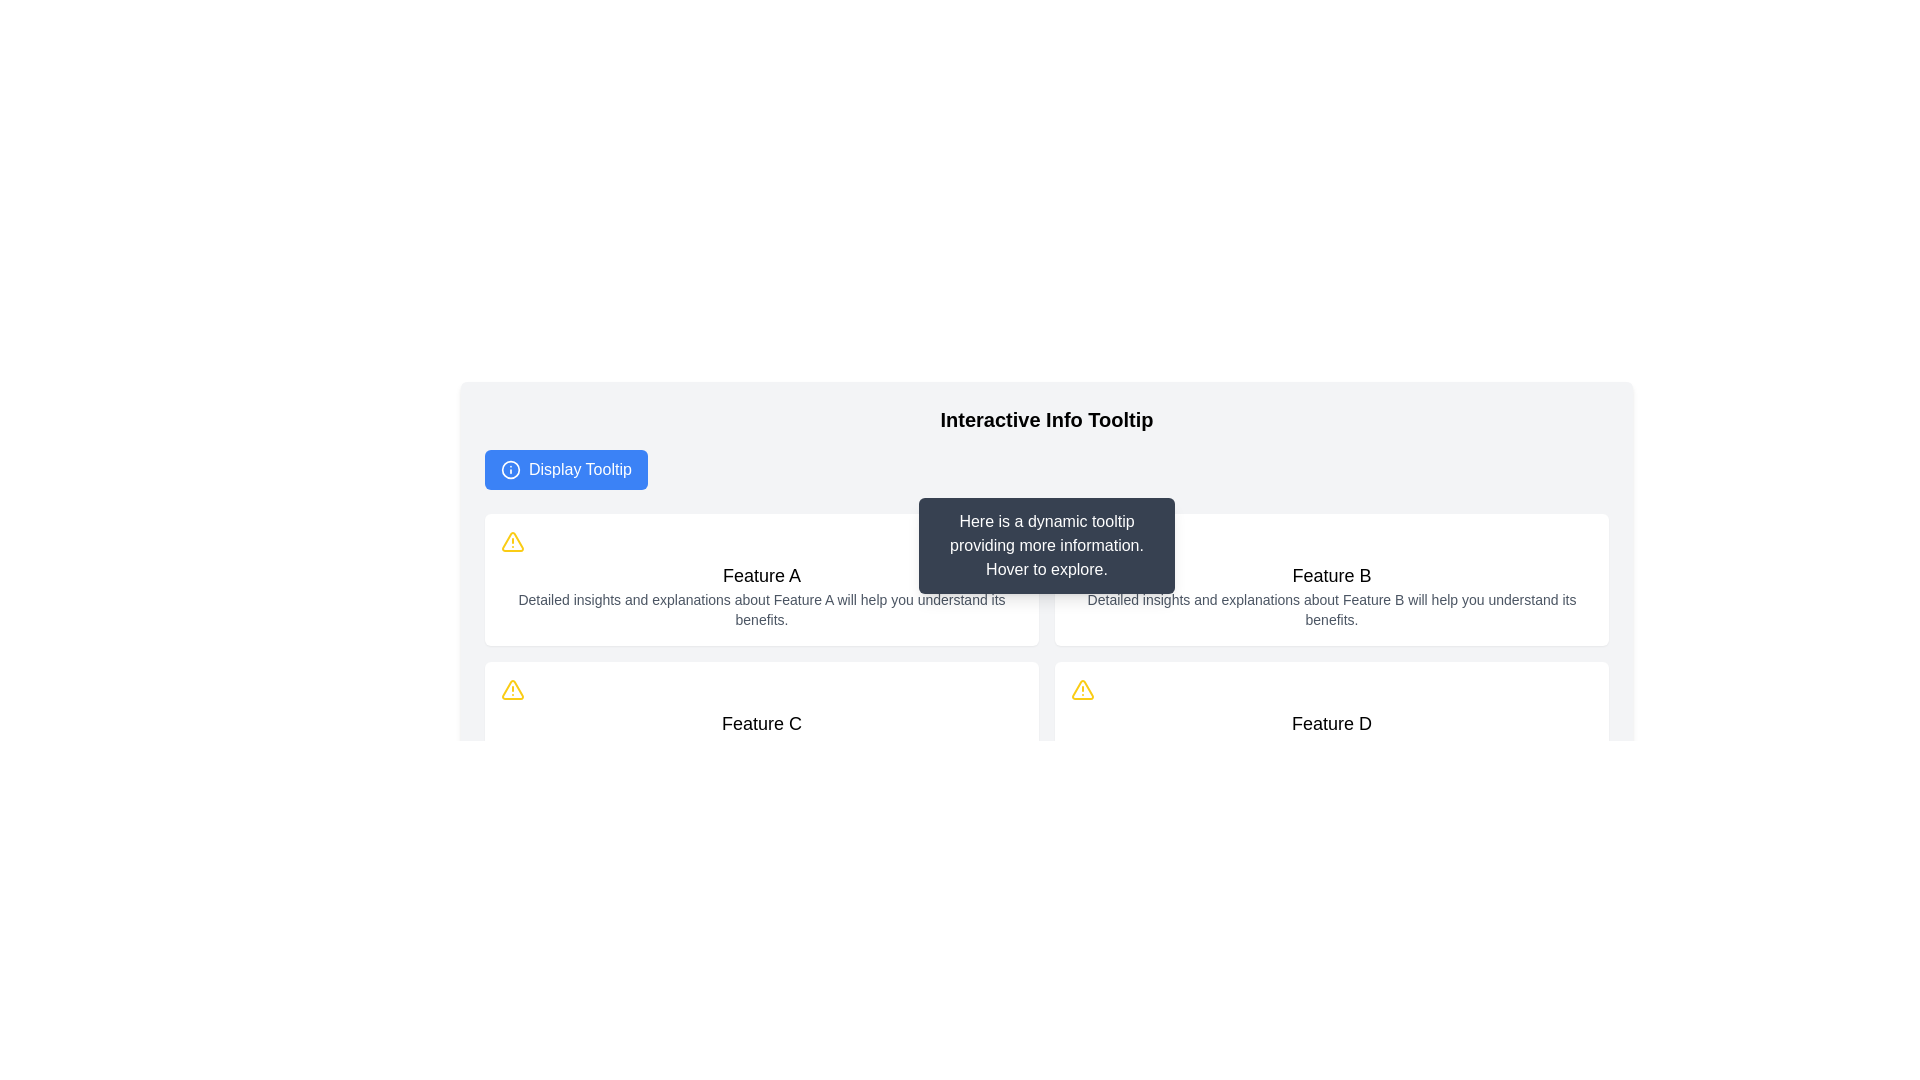  I want to click on the warning icon indicating important information related to 'Feature C', located at the top left corner of the box under the text 'Feature C', so click(513, 689).